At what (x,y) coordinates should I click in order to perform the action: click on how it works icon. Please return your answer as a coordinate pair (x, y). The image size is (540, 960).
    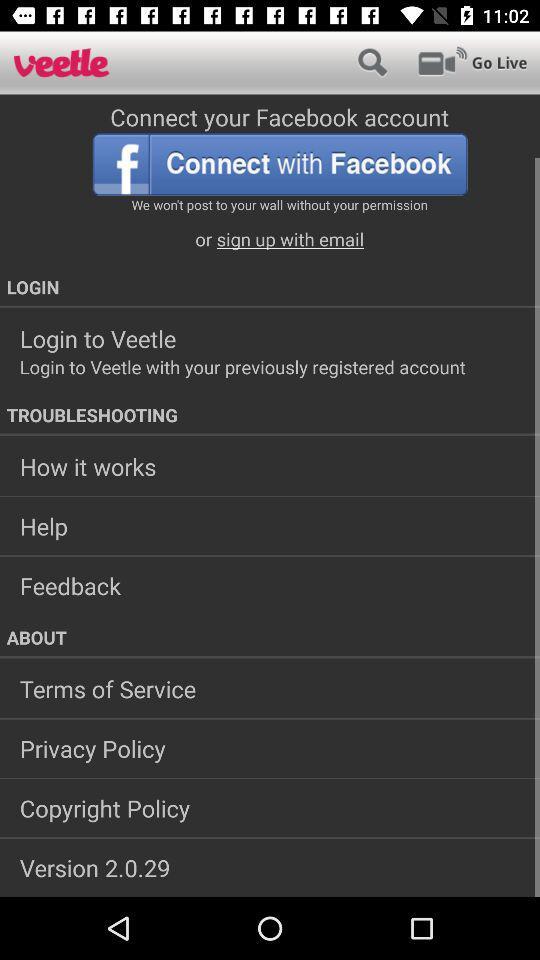
    Looking at the image, I should click on (270, 466).